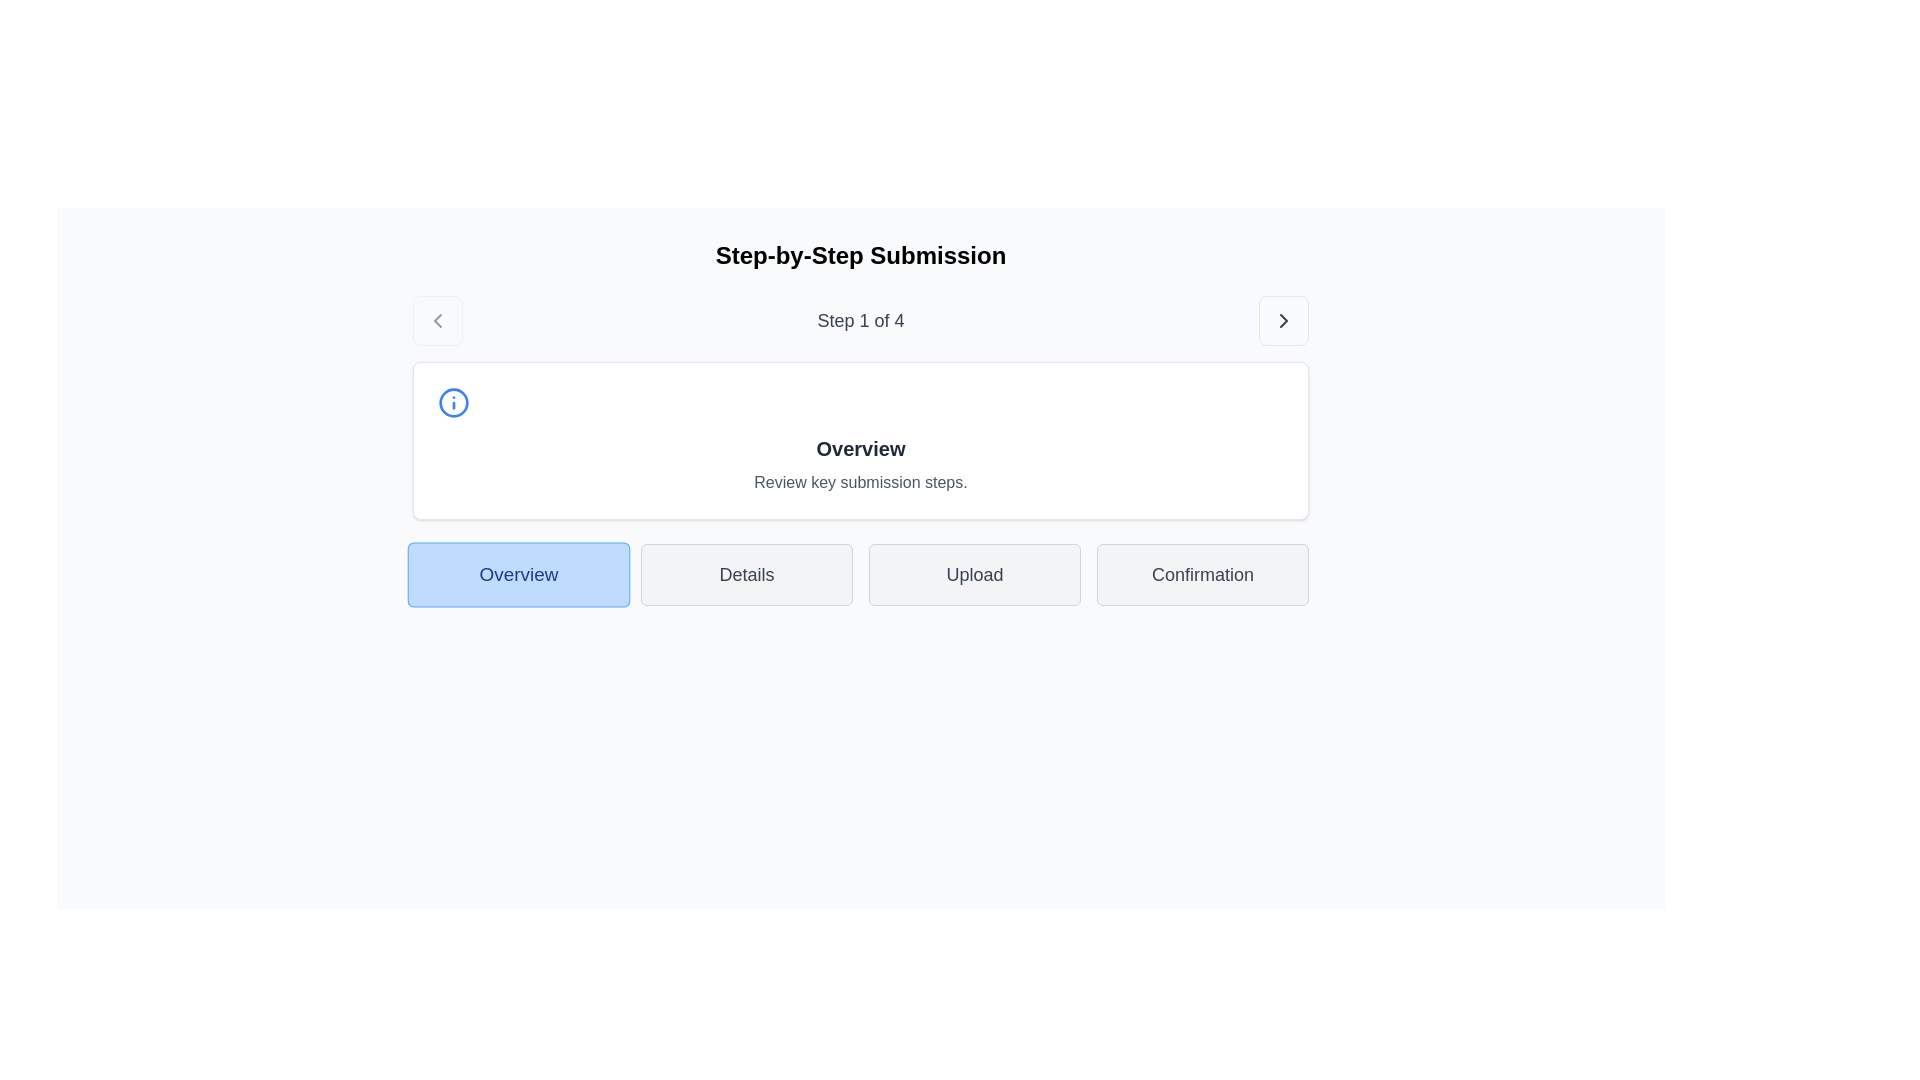 The width and height of the screenshot is (1920, 1080). I want to click on the navigation tab of the Informational dialog, so click(860, 422).